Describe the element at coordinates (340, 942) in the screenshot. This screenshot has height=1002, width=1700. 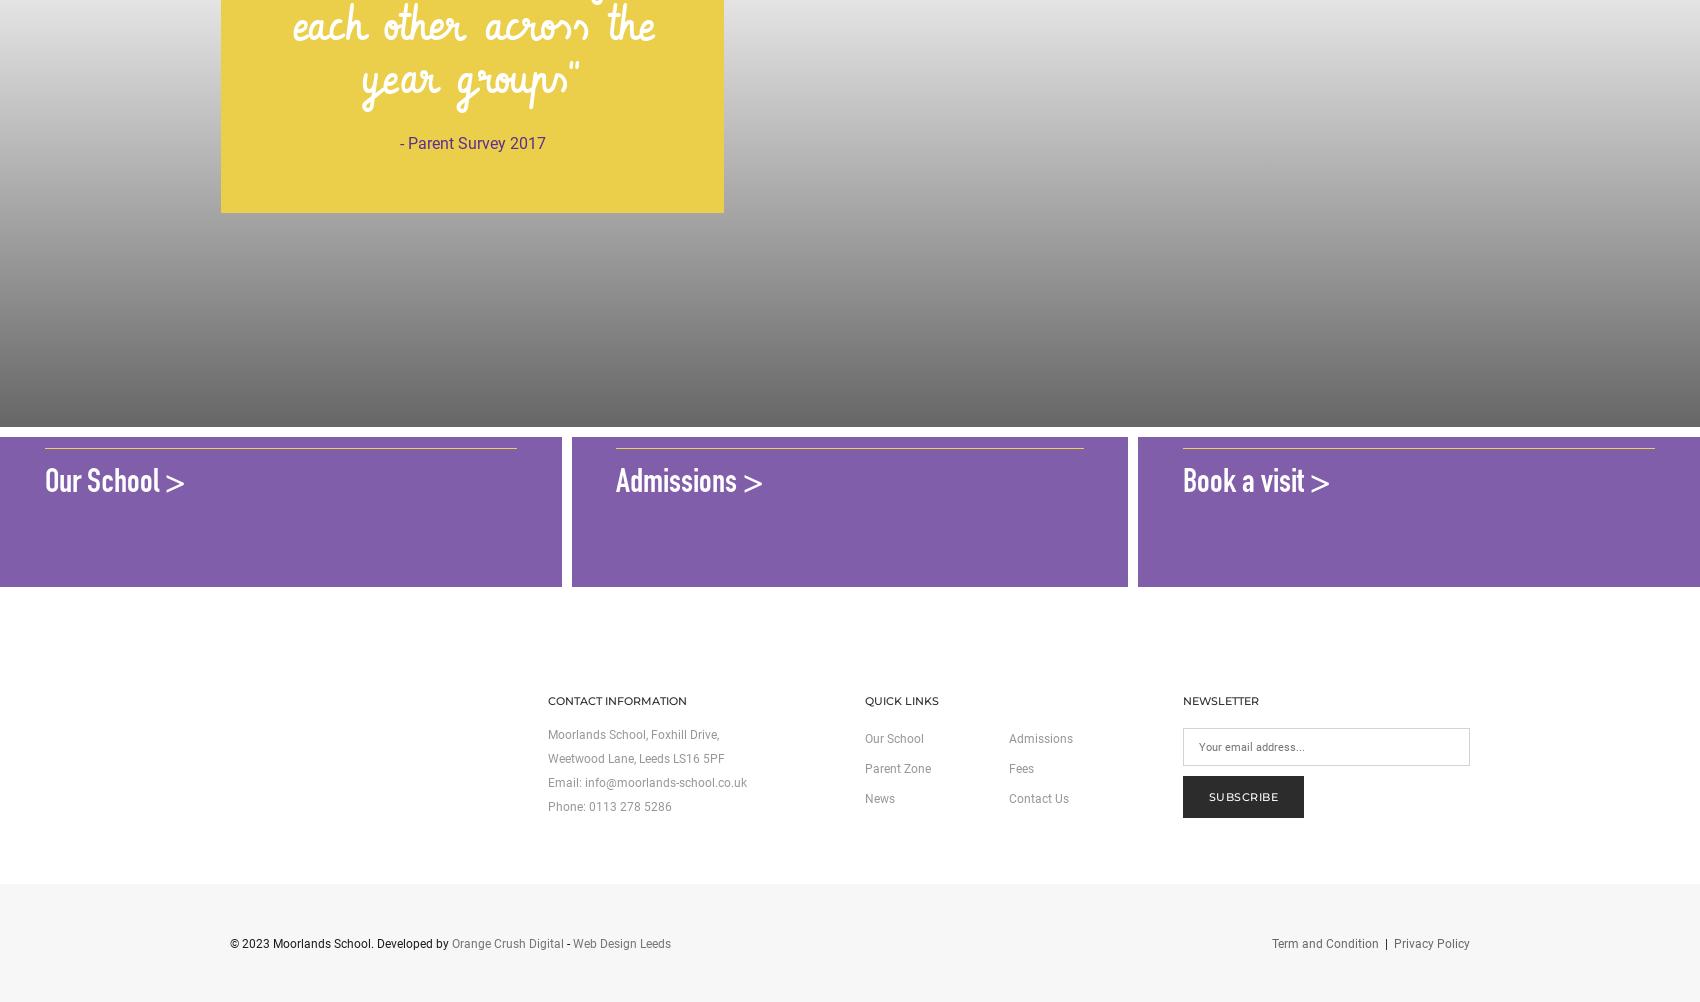
I see `'© 2023 Moorlands School. Developed by'` at that location.